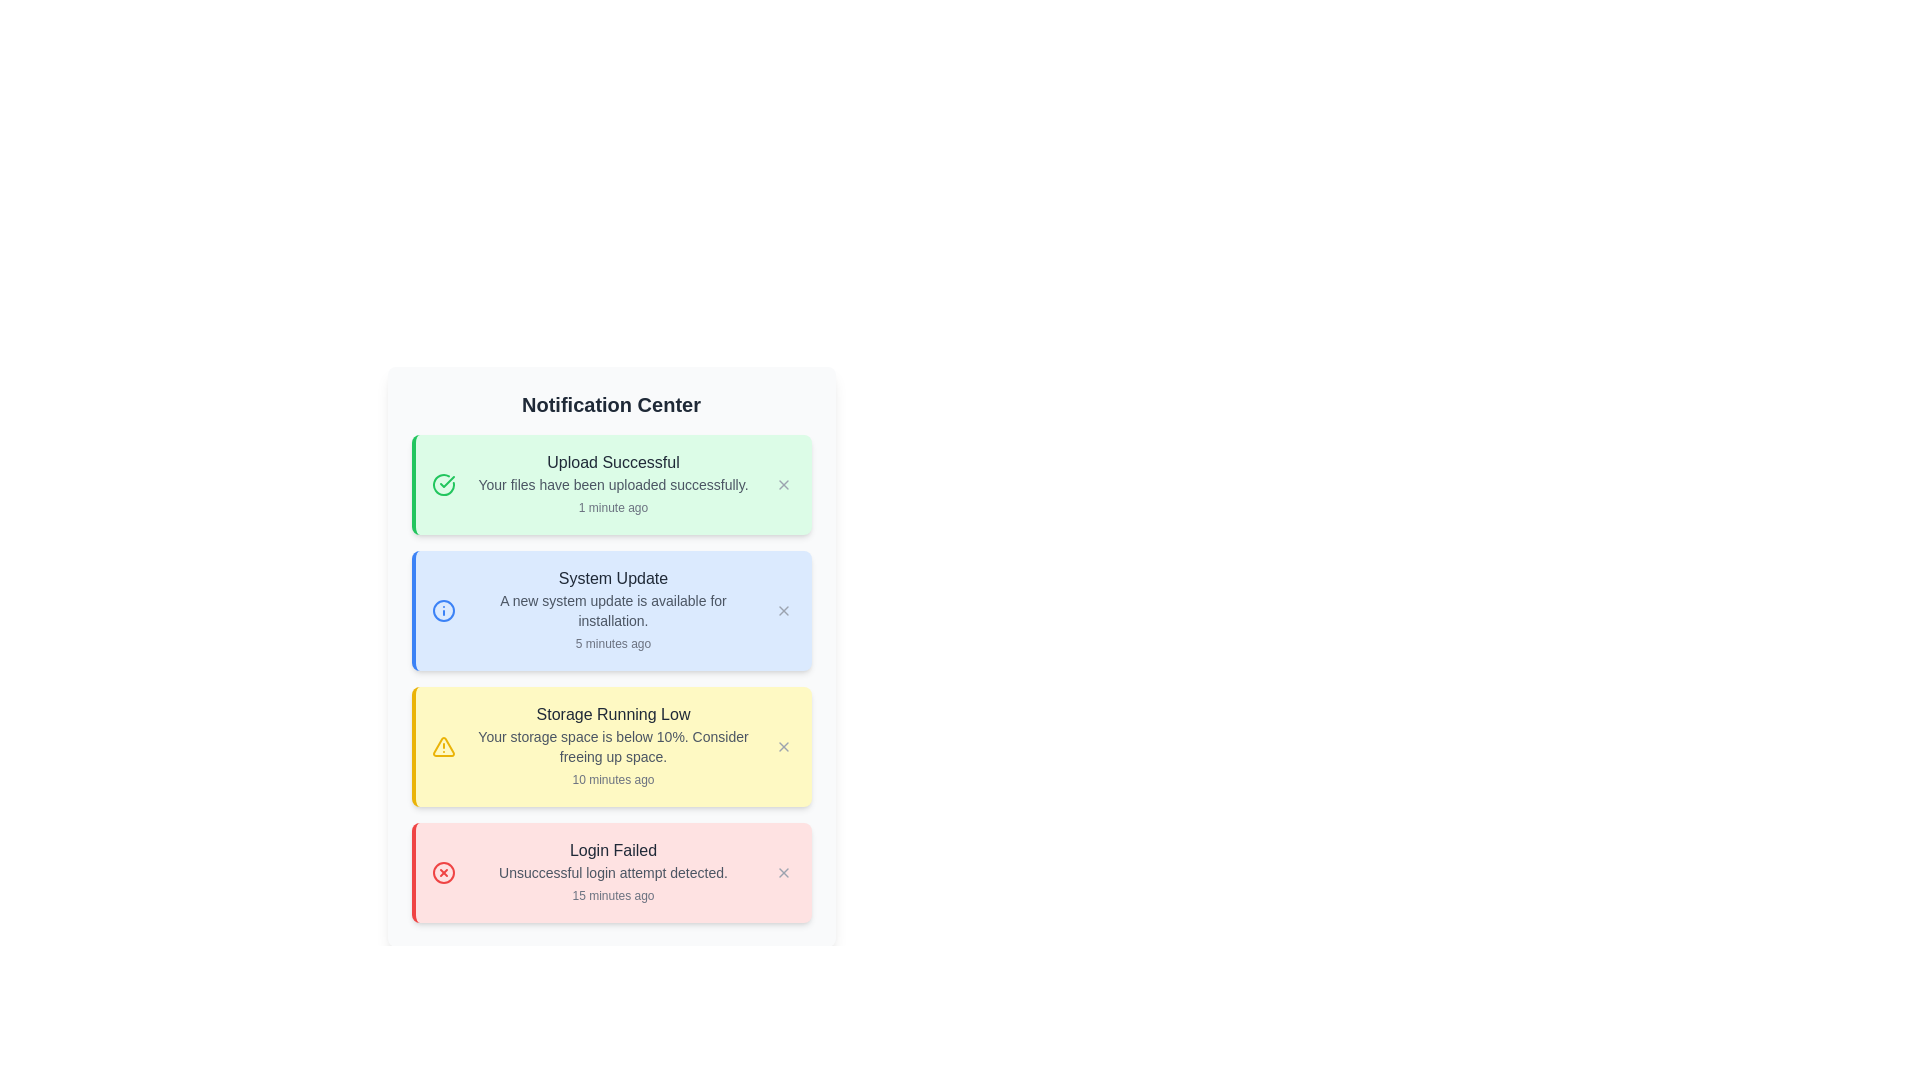  Describe the element at coordinates (612, 578) in the screenshot. I see `the text label that serves as the title for the notification, located at the top of the blue notification card` at that location.